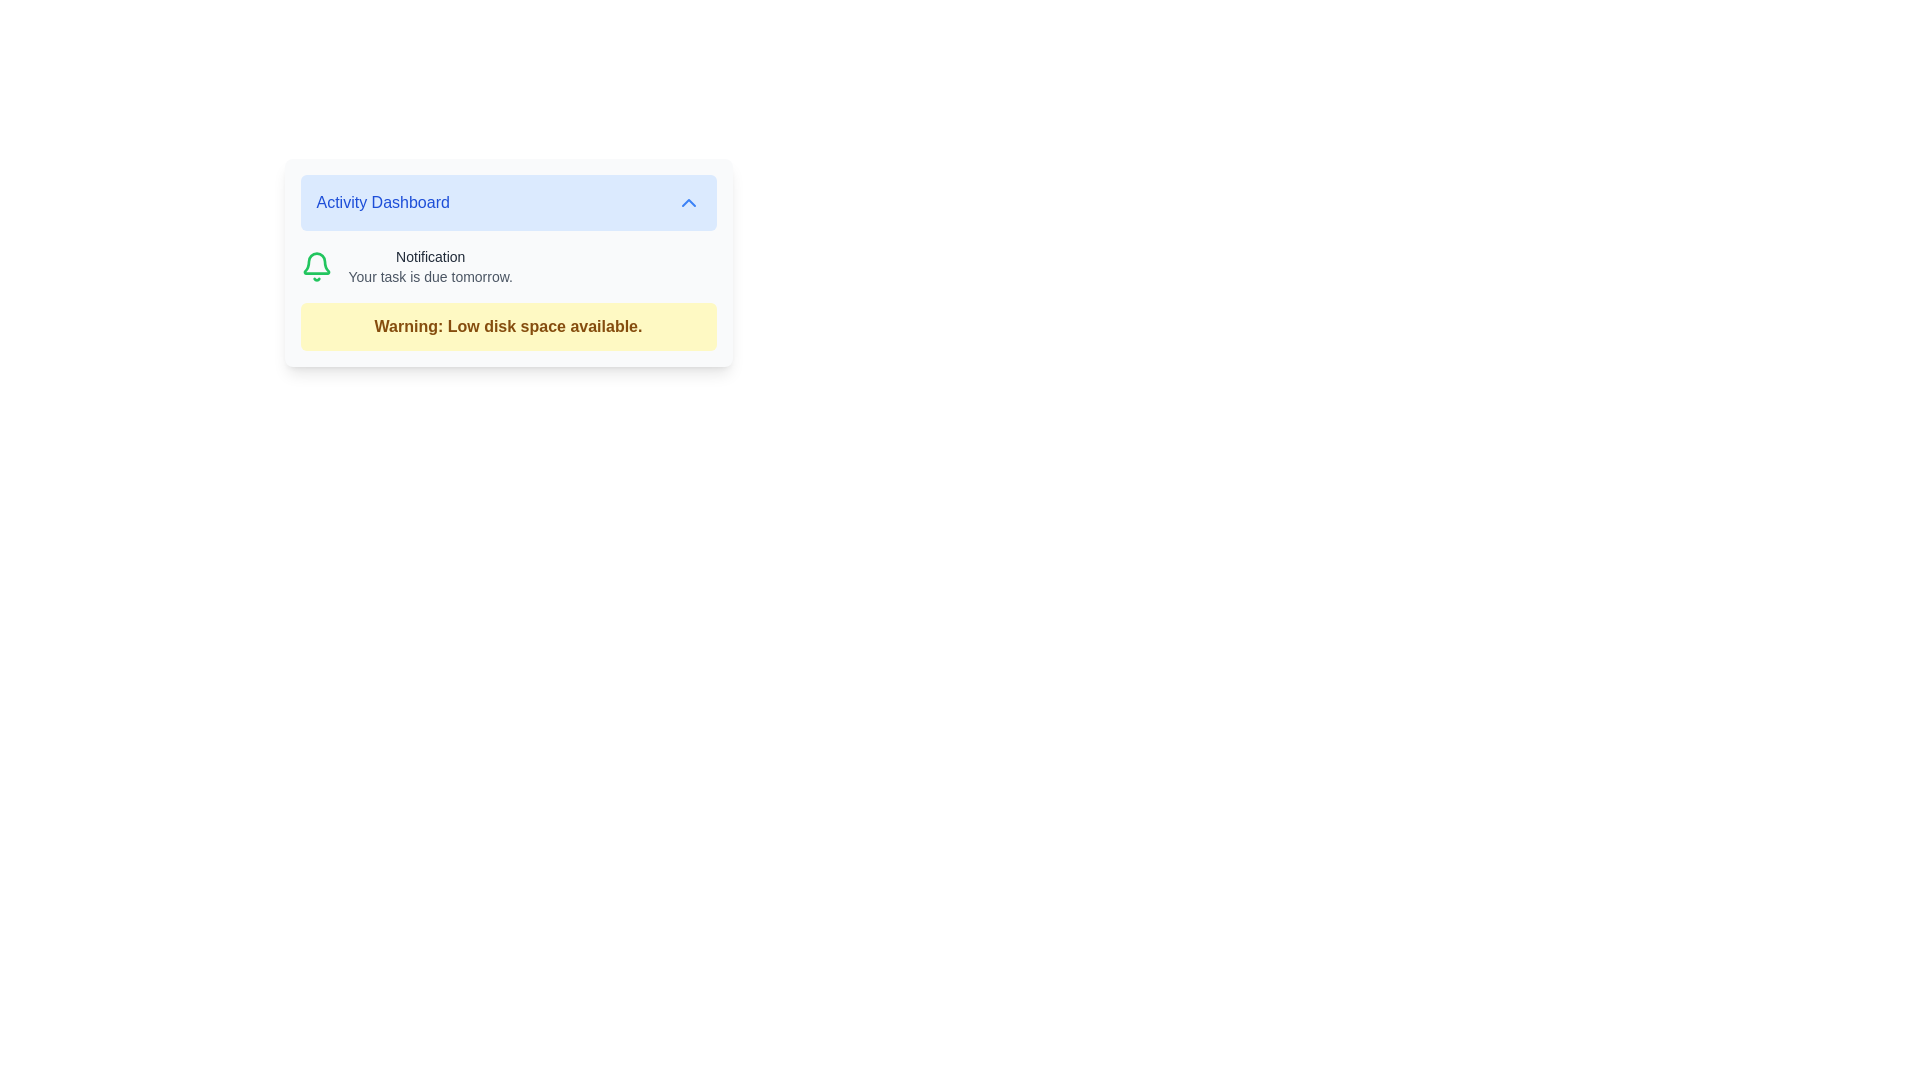 The height and width of the screenshot is (1080, 1920). I want to click on the button located on the right-hand side of the 'Activity Dashboard' section, so click(688, 203).